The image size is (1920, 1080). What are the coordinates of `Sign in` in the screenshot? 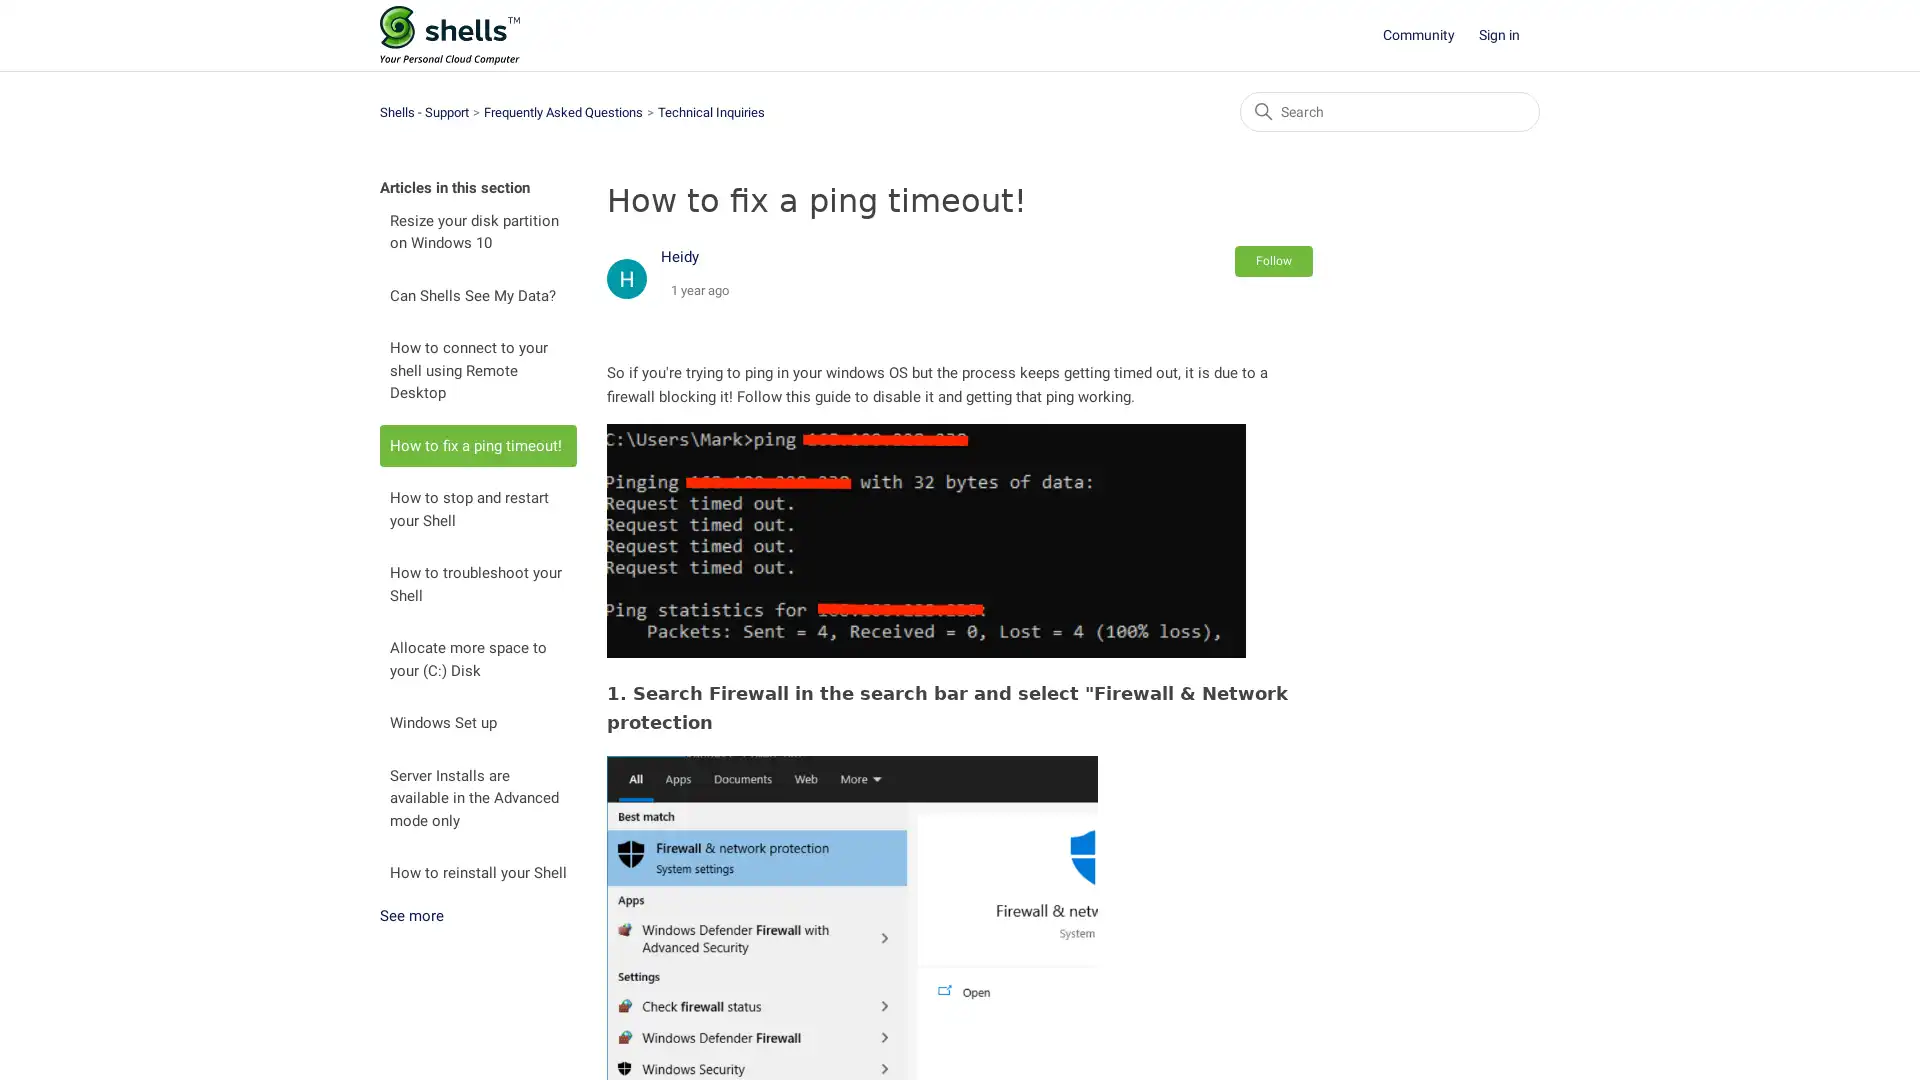 It's located at (1509, 35).